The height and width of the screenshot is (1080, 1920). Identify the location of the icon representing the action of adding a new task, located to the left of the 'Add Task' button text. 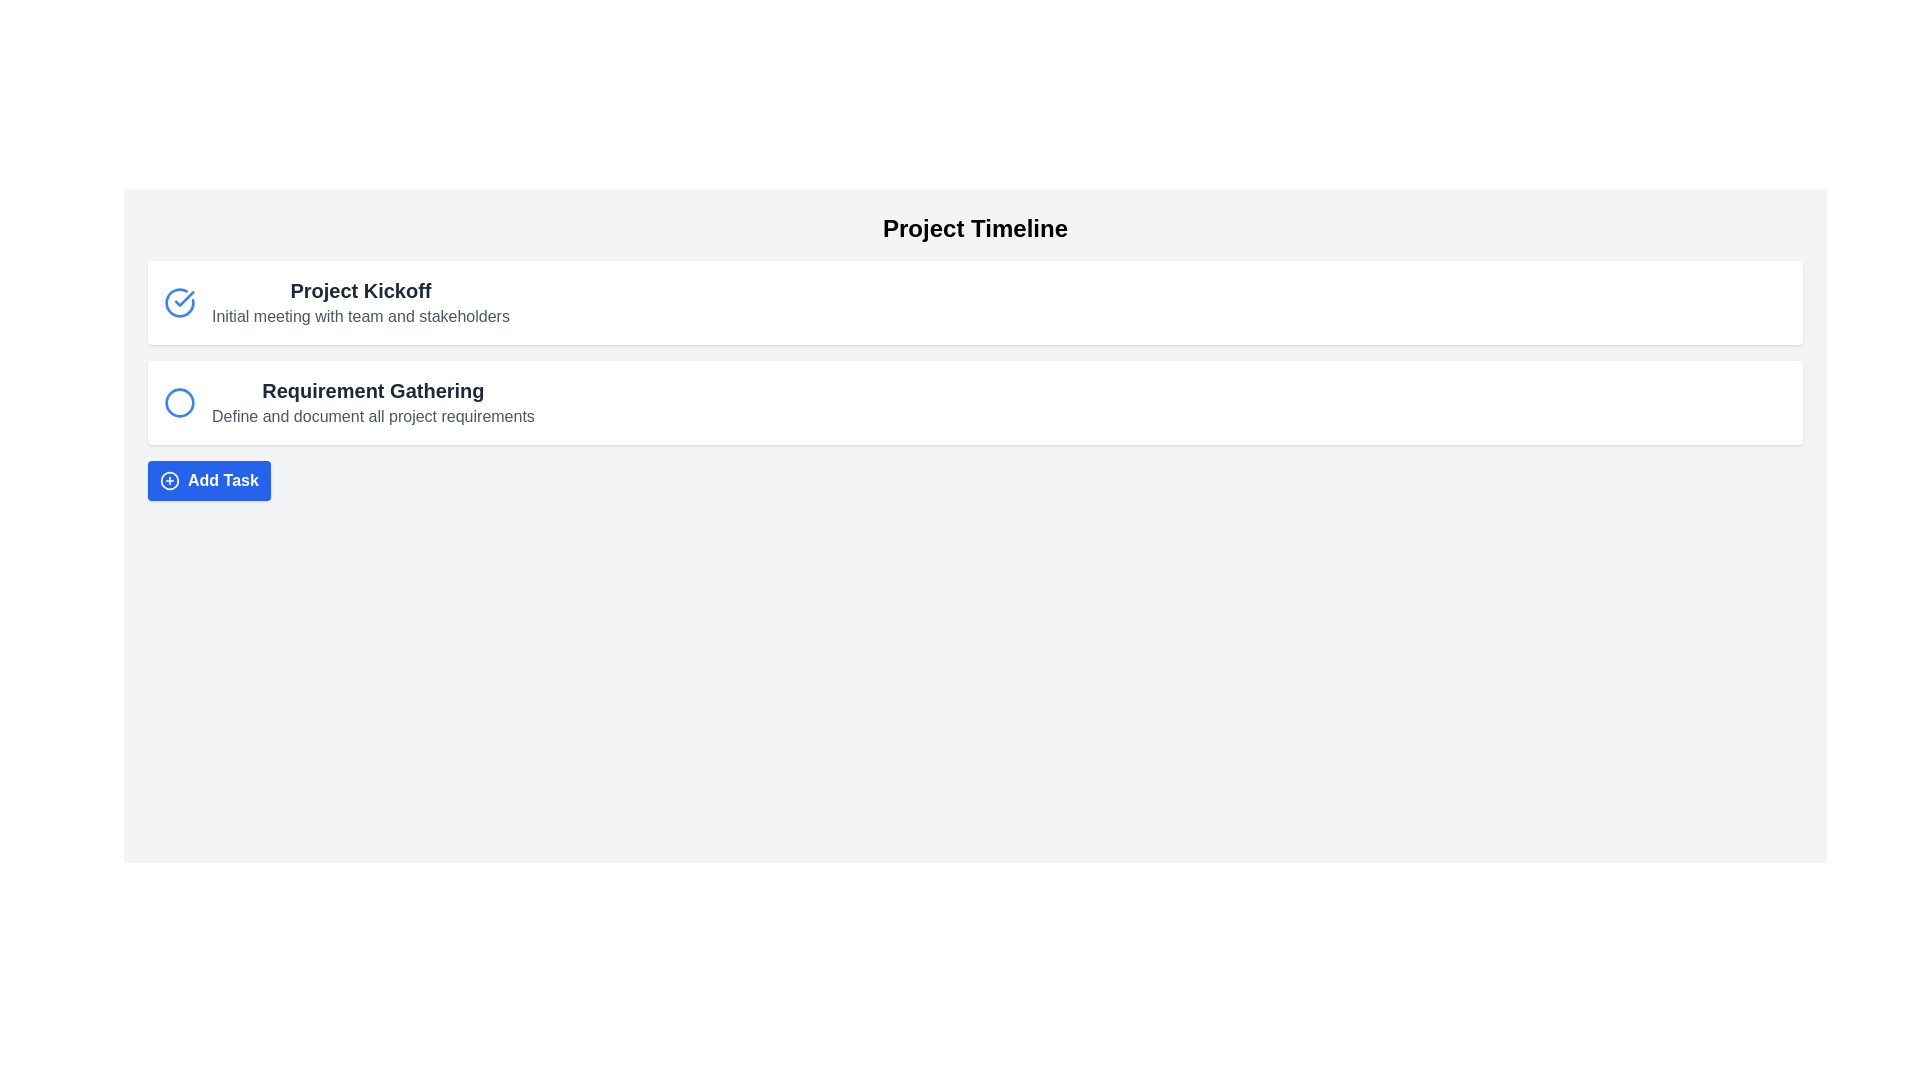
(169, 481).